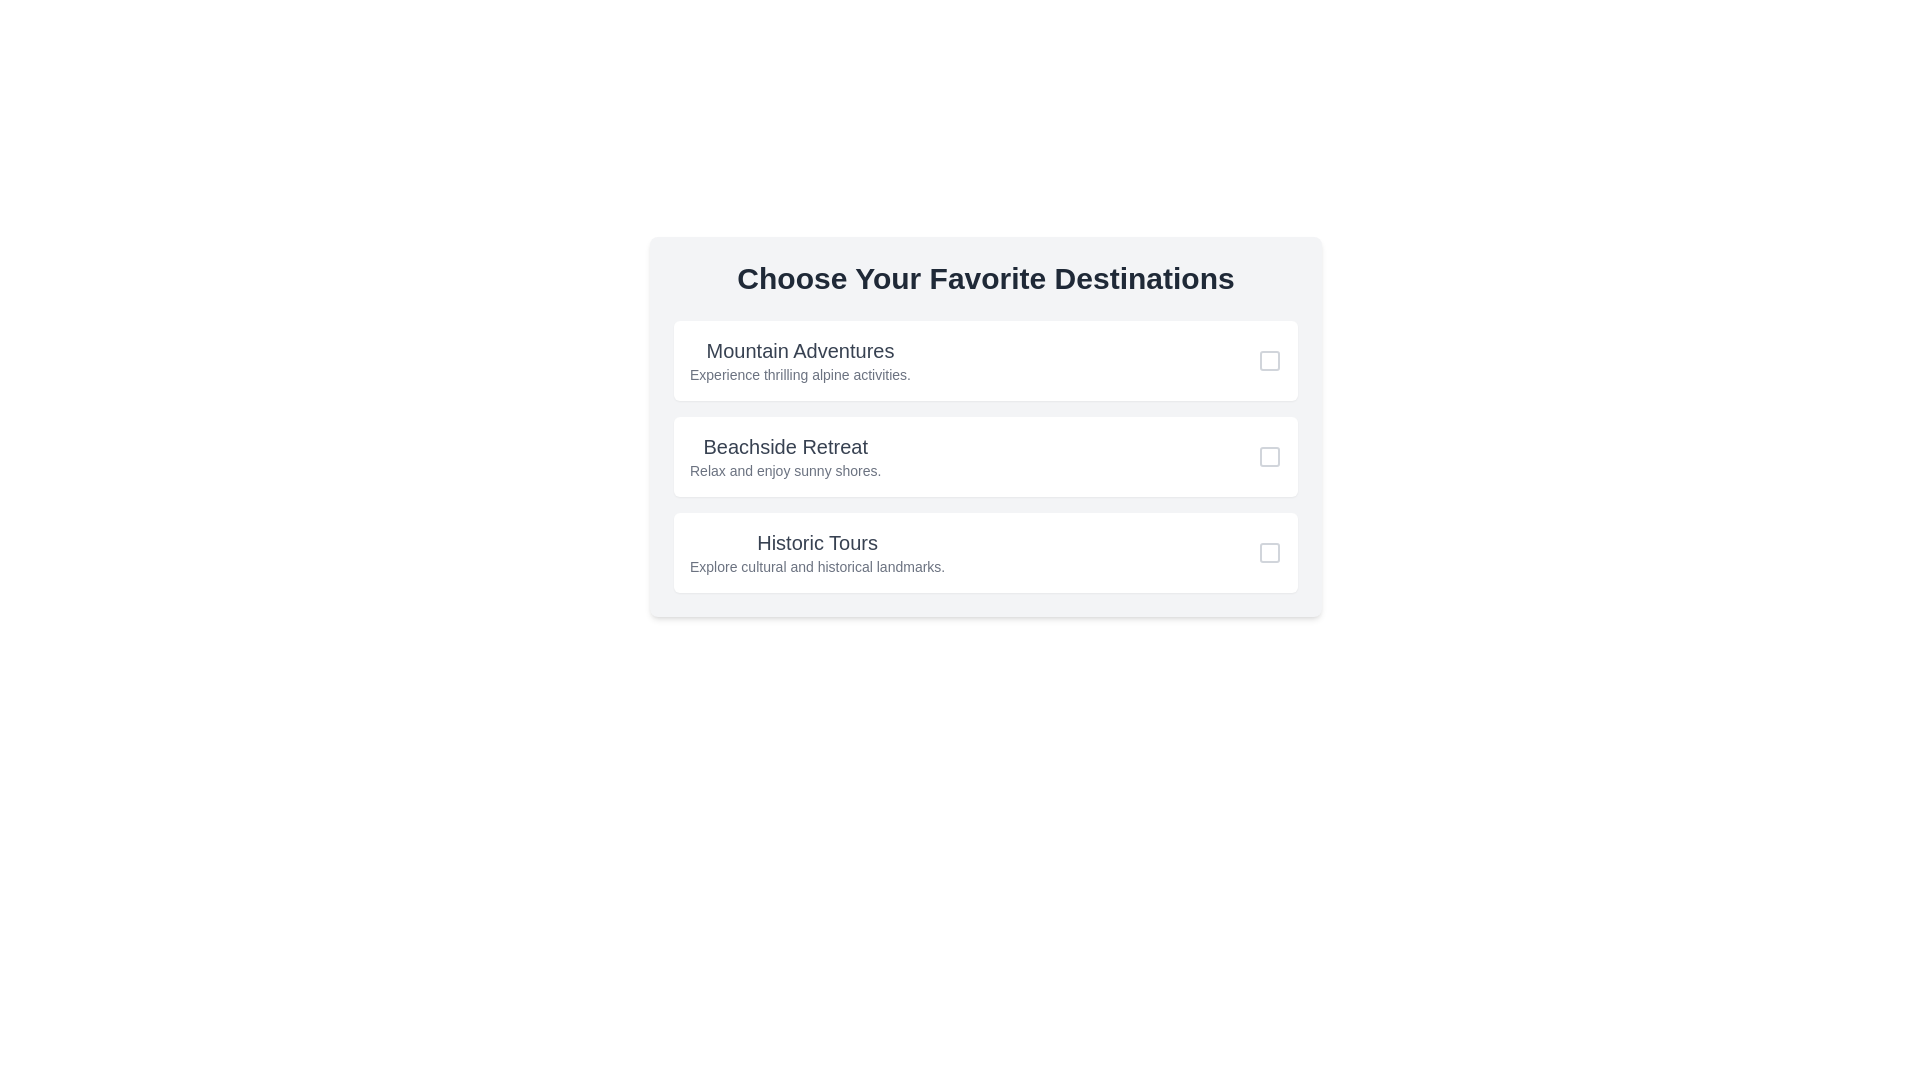 This screenshot has width=1920, height=1080. I want to click on the checkbox located in the top-right corner of the 'Mountain Adventures' card, so click(1269, 361).